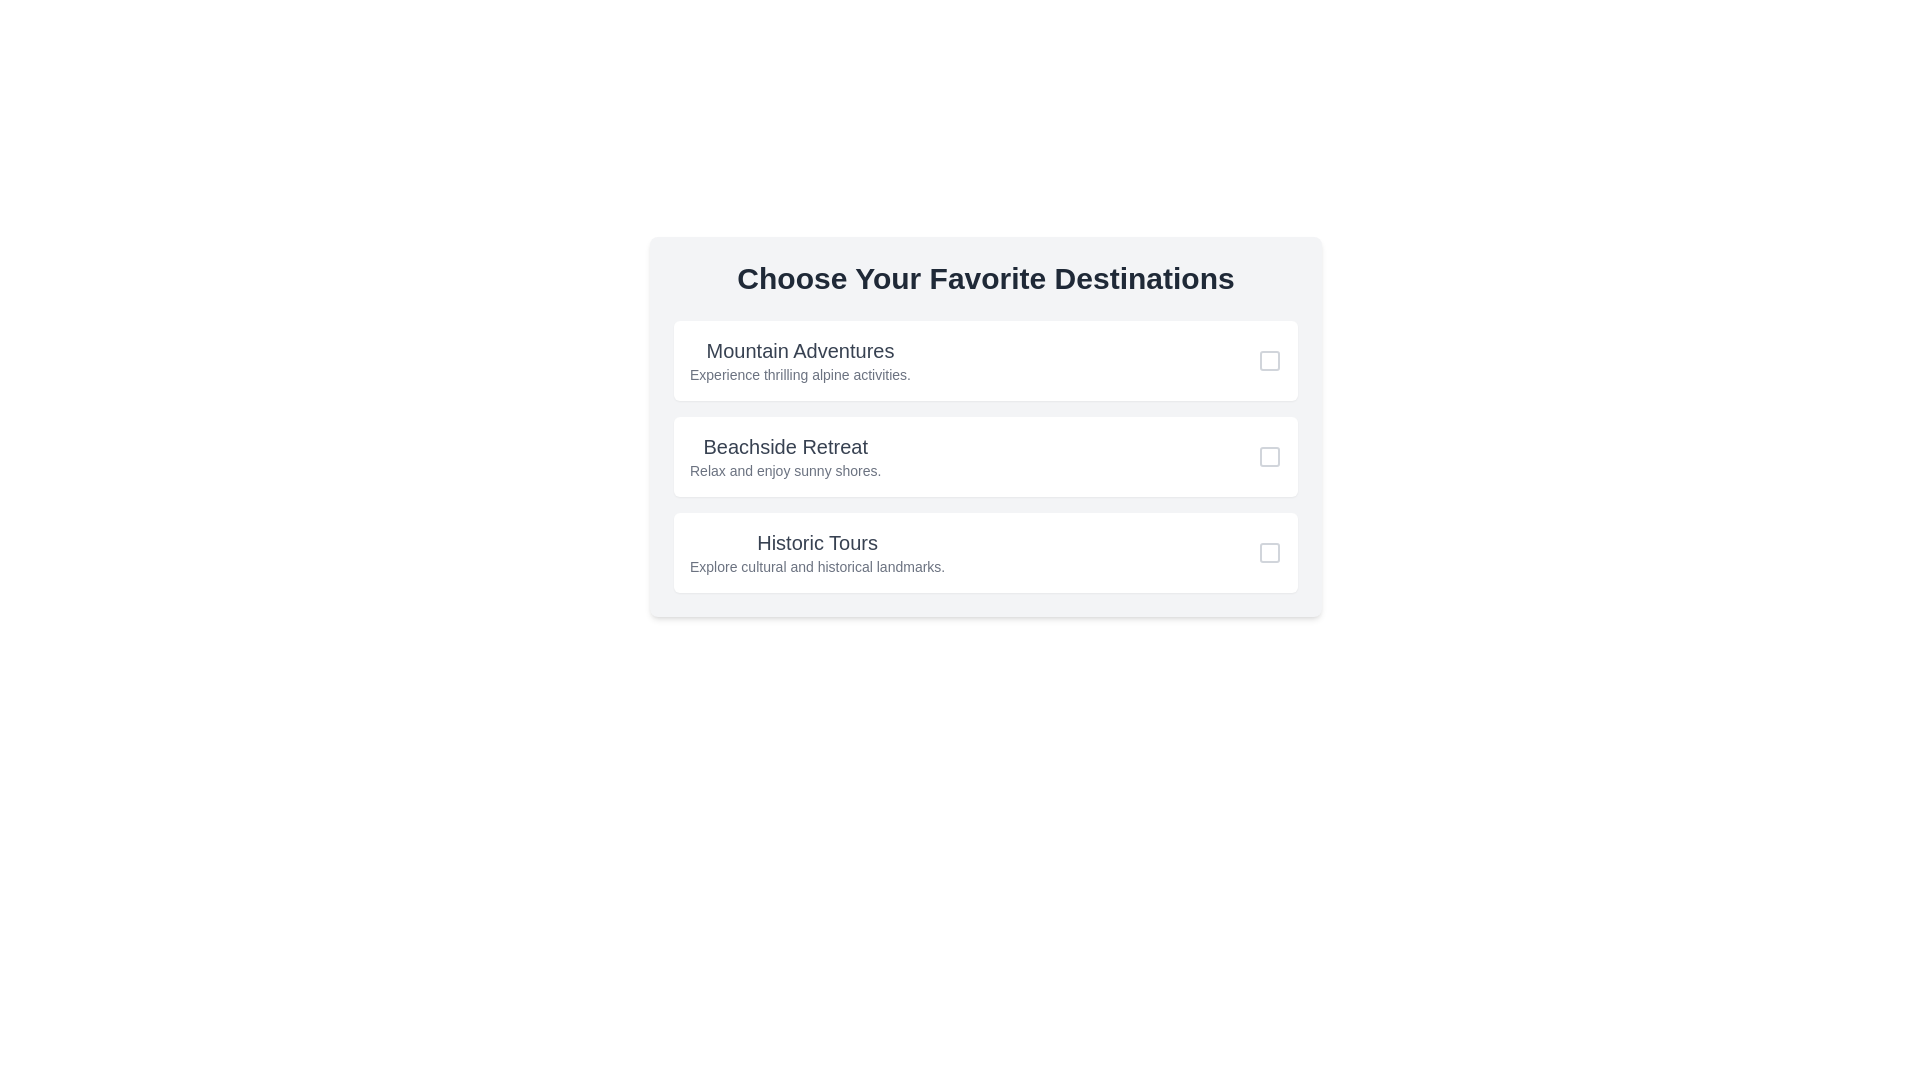 This screenshot has width=1920, height=1080. I want to click on the checkbox located in the top-right corner of the 'Mountain Adventures' card, so click(1269, 361).